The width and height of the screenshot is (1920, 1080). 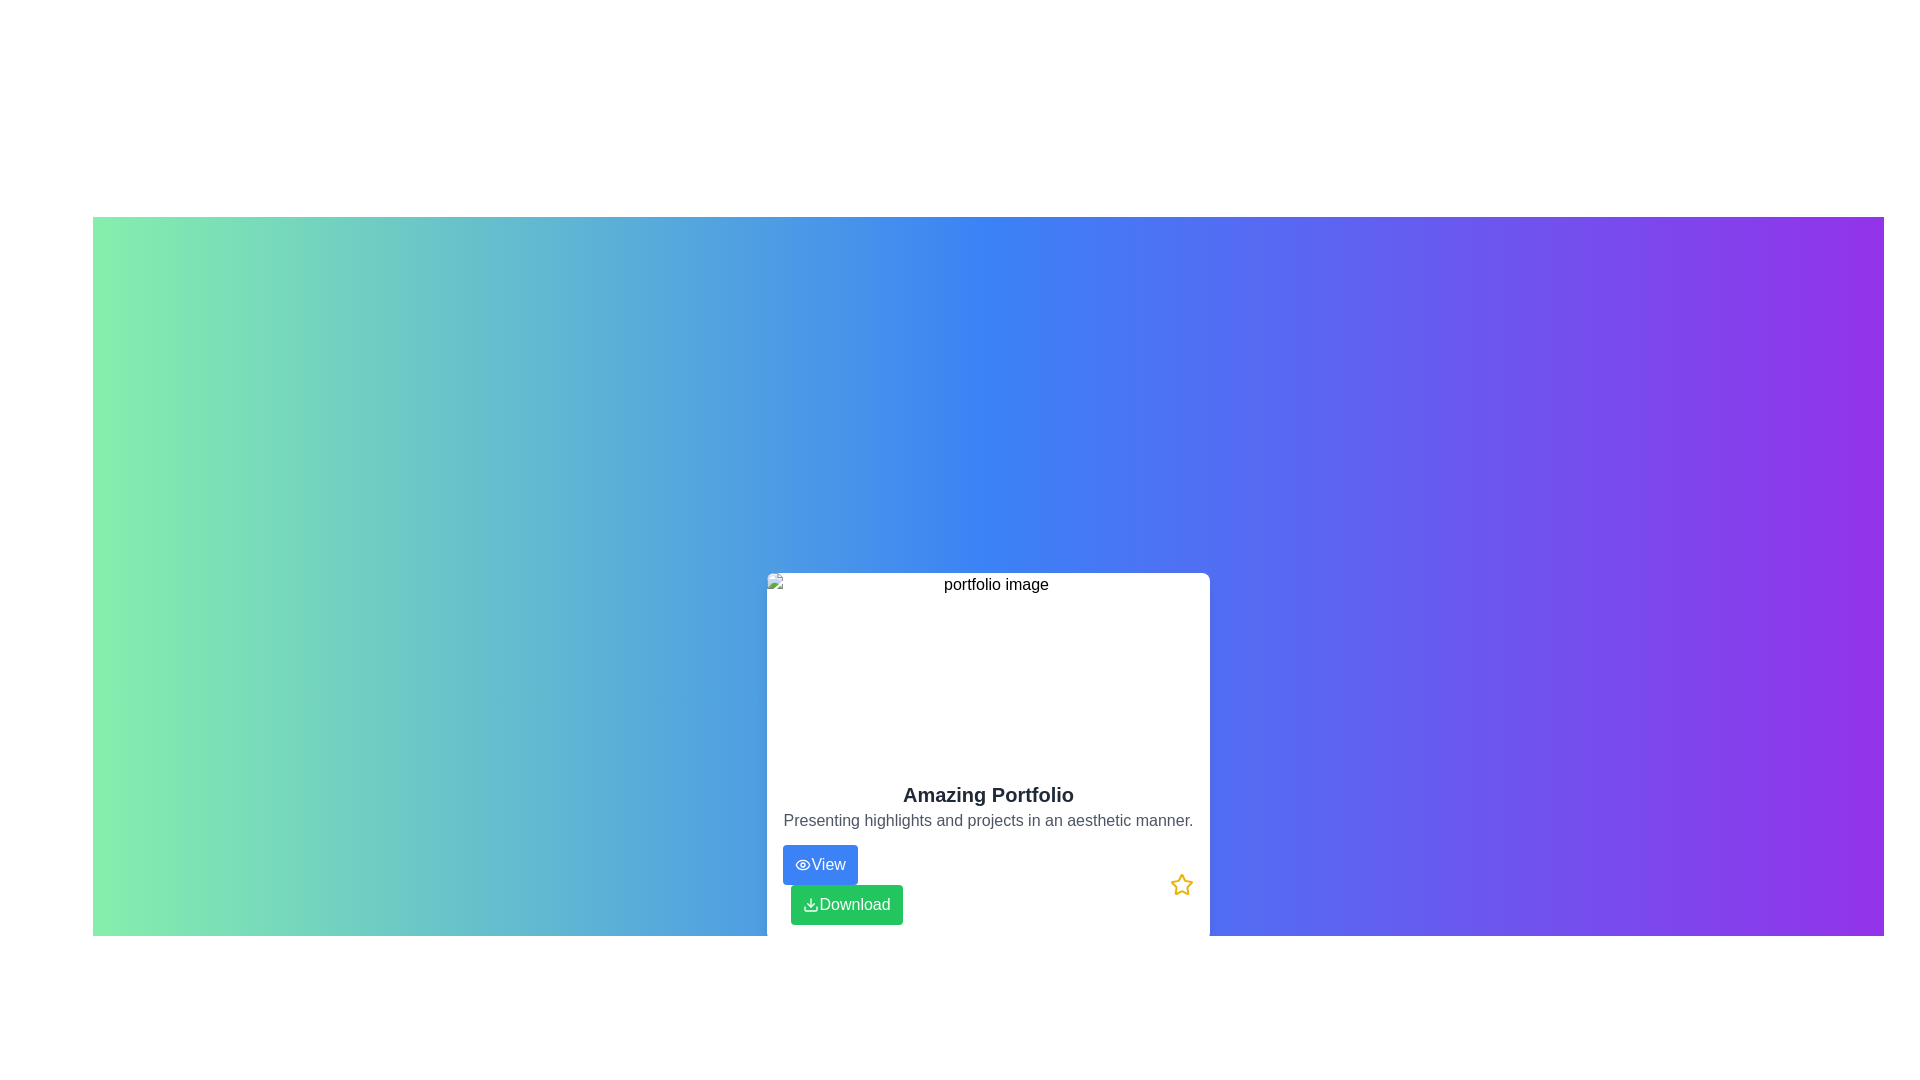 I want to click on the decorative icon located at the bottom-right corner of the card, adjacent to the green 'Download' button, so click(x=1181, y=883).